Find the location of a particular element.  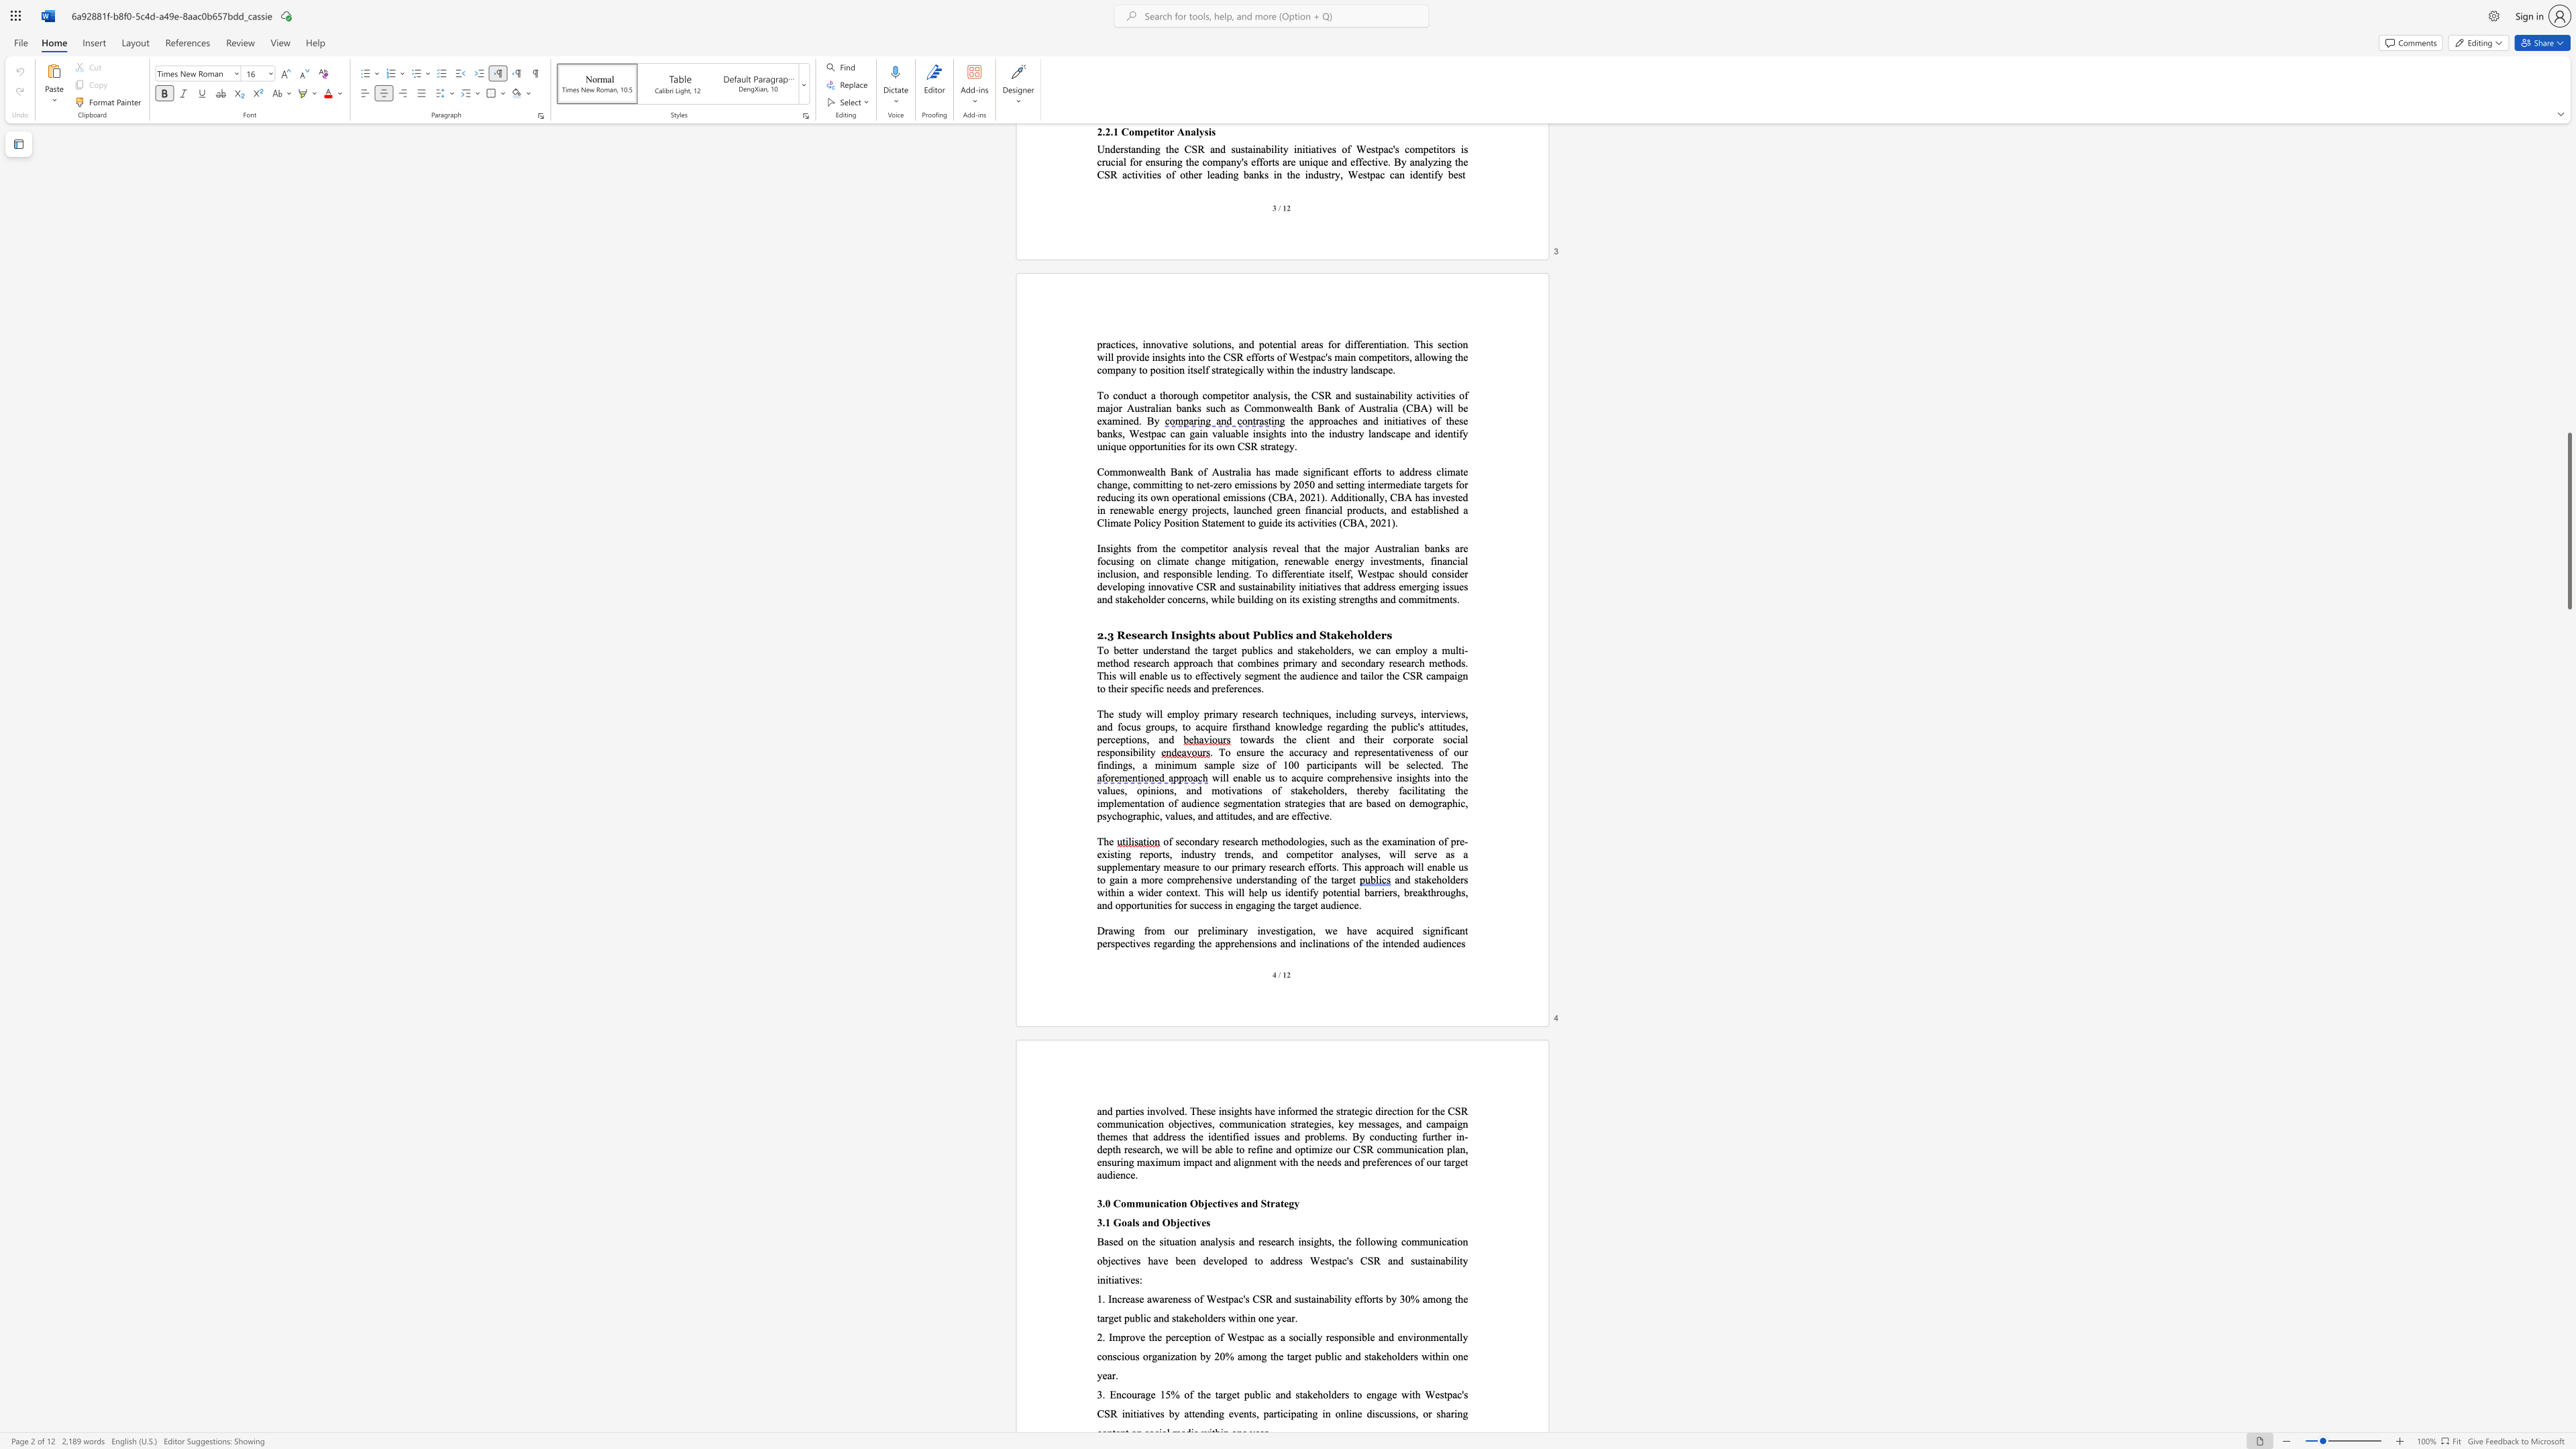

the subset text "will enable us" within the text "will enable us to" is located at coordinates (1212, 776).